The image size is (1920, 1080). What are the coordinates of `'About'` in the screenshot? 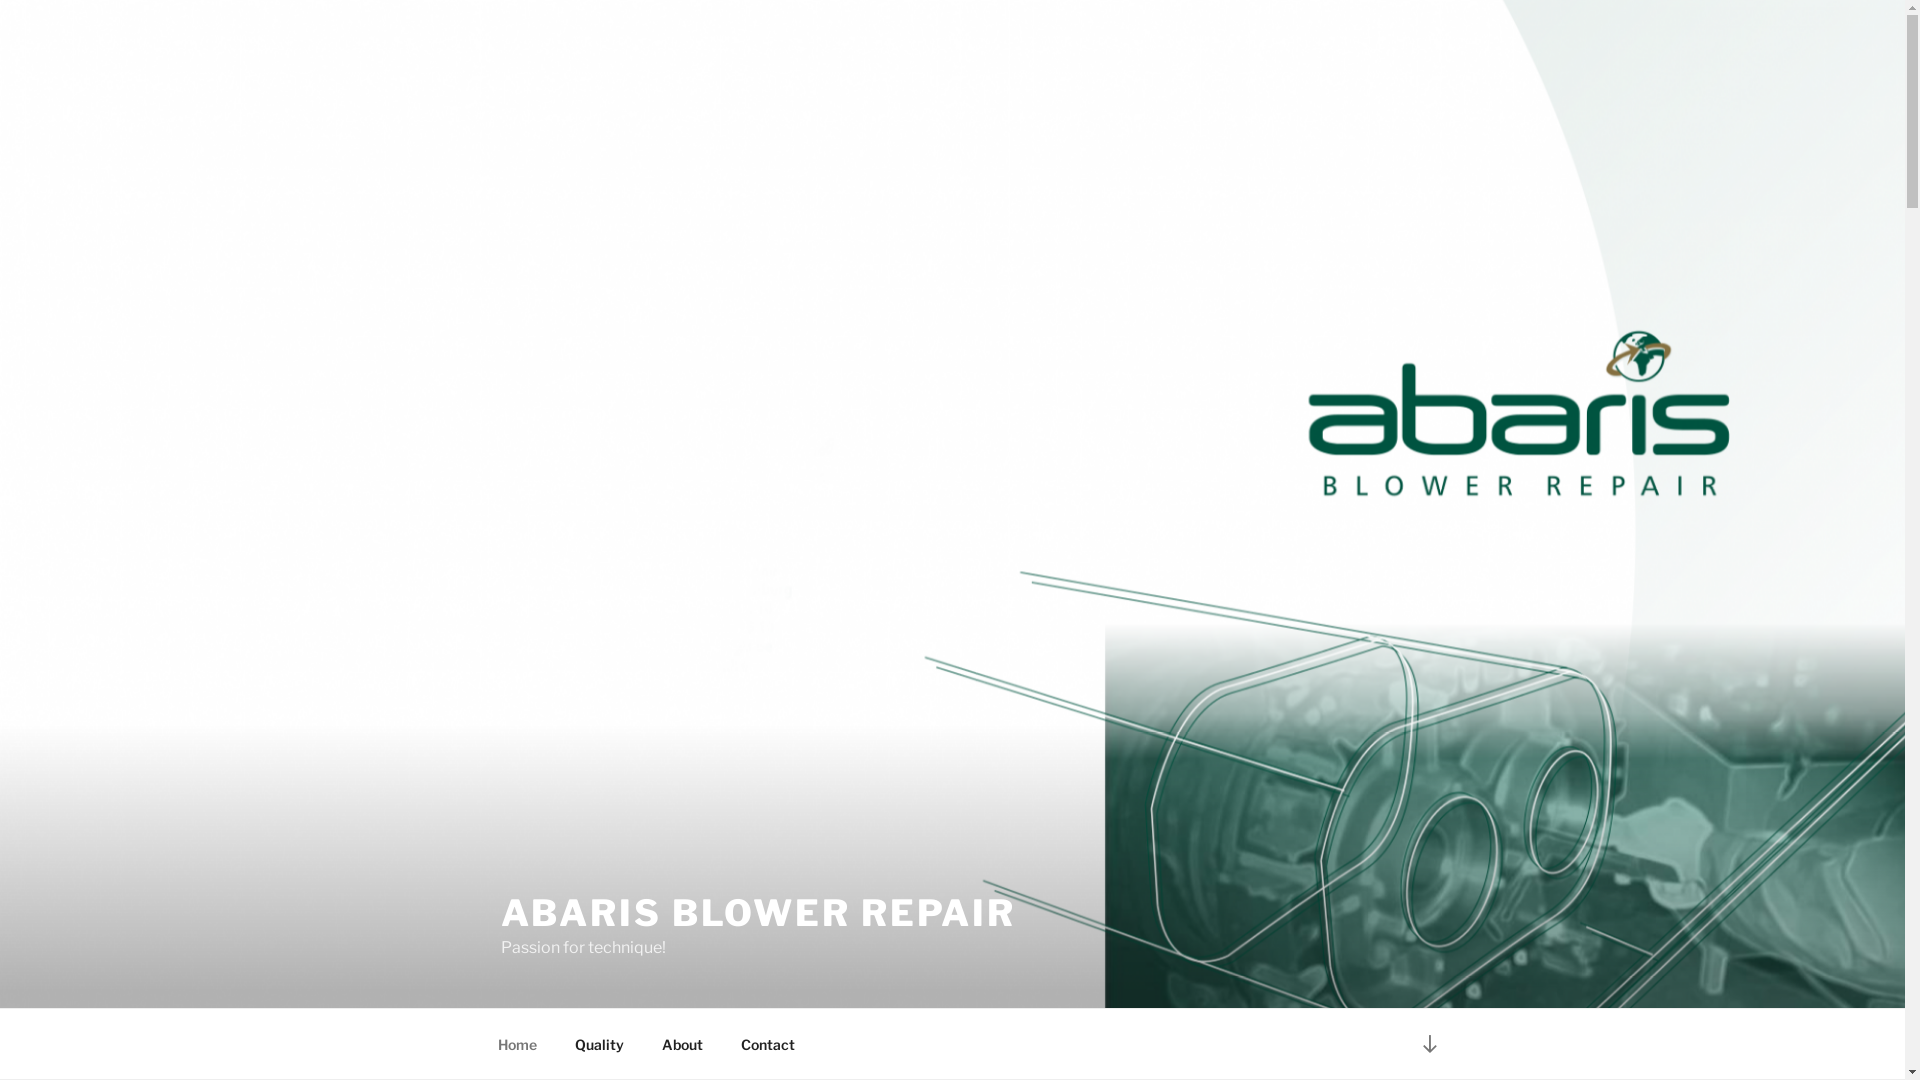 It's located at (643, 1043).